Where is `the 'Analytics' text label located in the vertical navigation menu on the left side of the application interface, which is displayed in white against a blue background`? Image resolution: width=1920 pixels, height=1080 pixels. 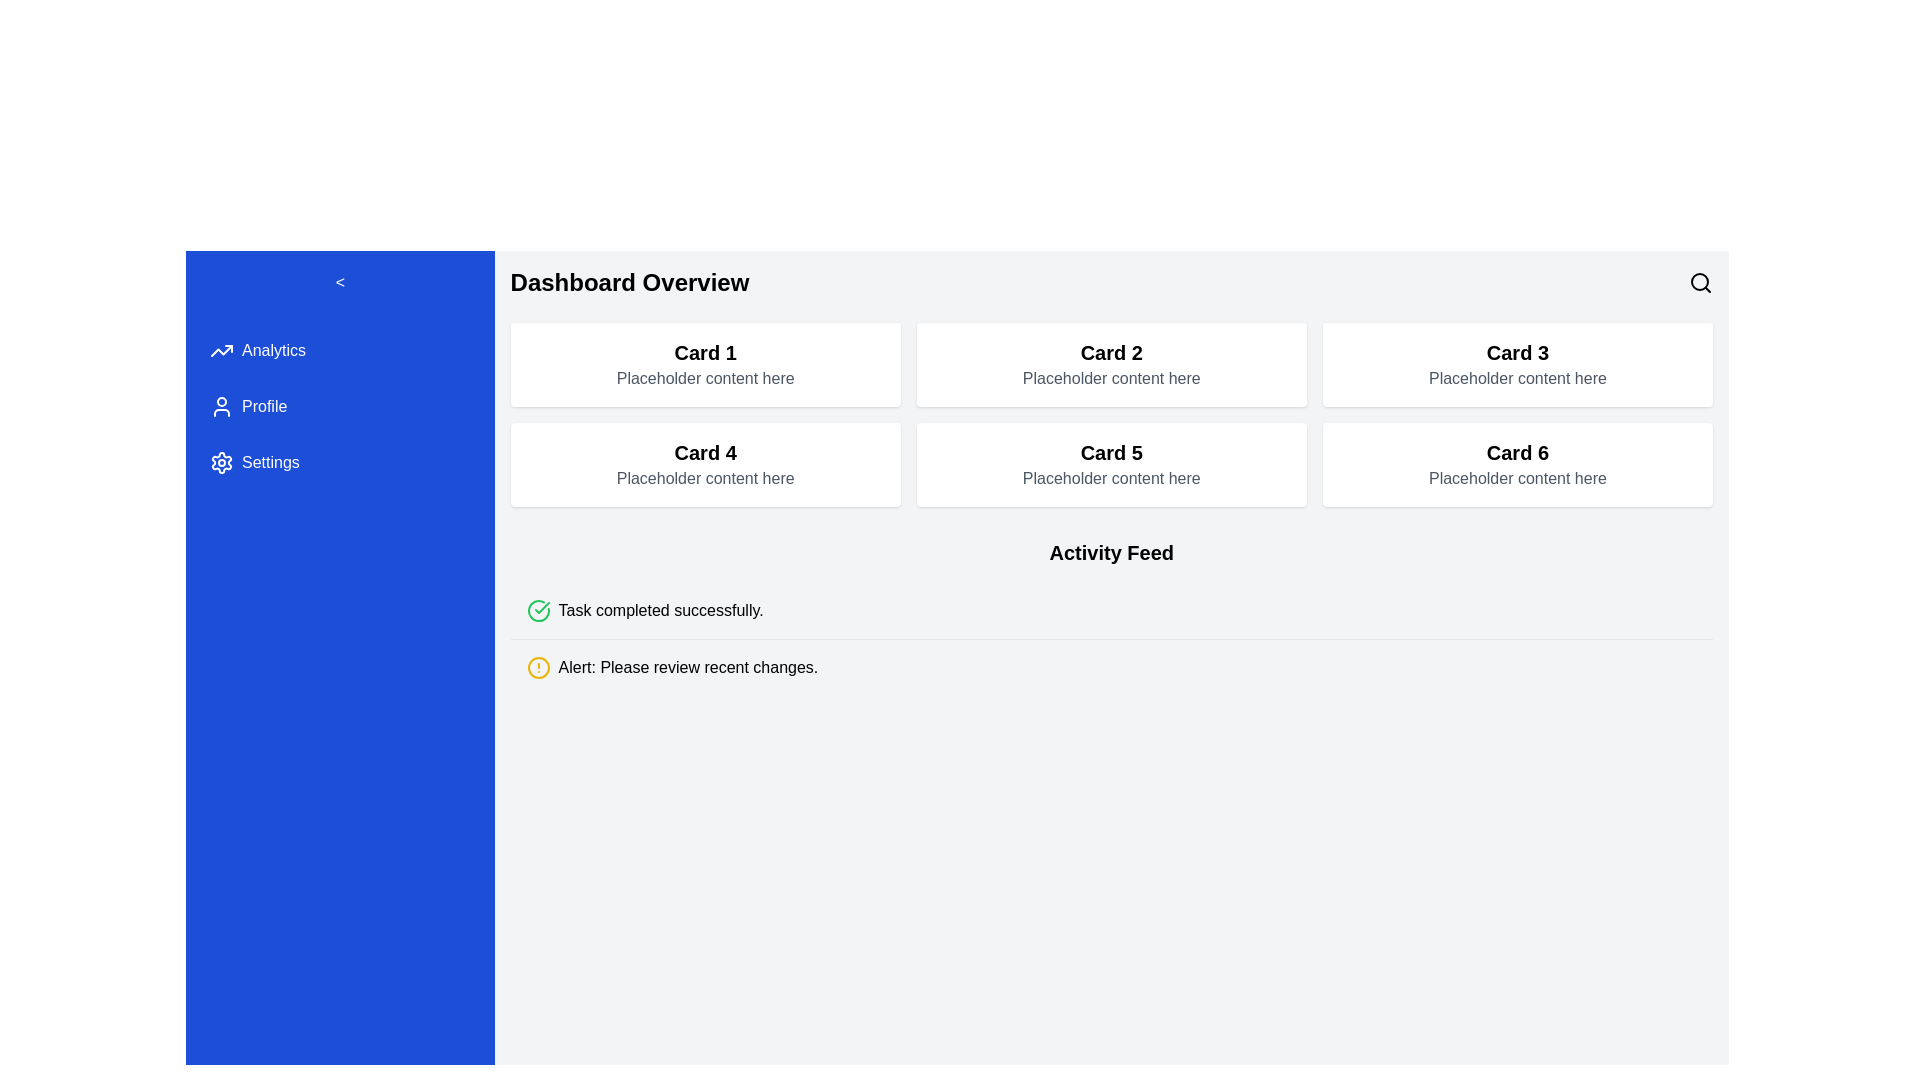
the 'Analytics' text label located in the vertical navigation menu on the left side of the application interface, which is displayed in white against a blue background is located at coordinates (272, 350).